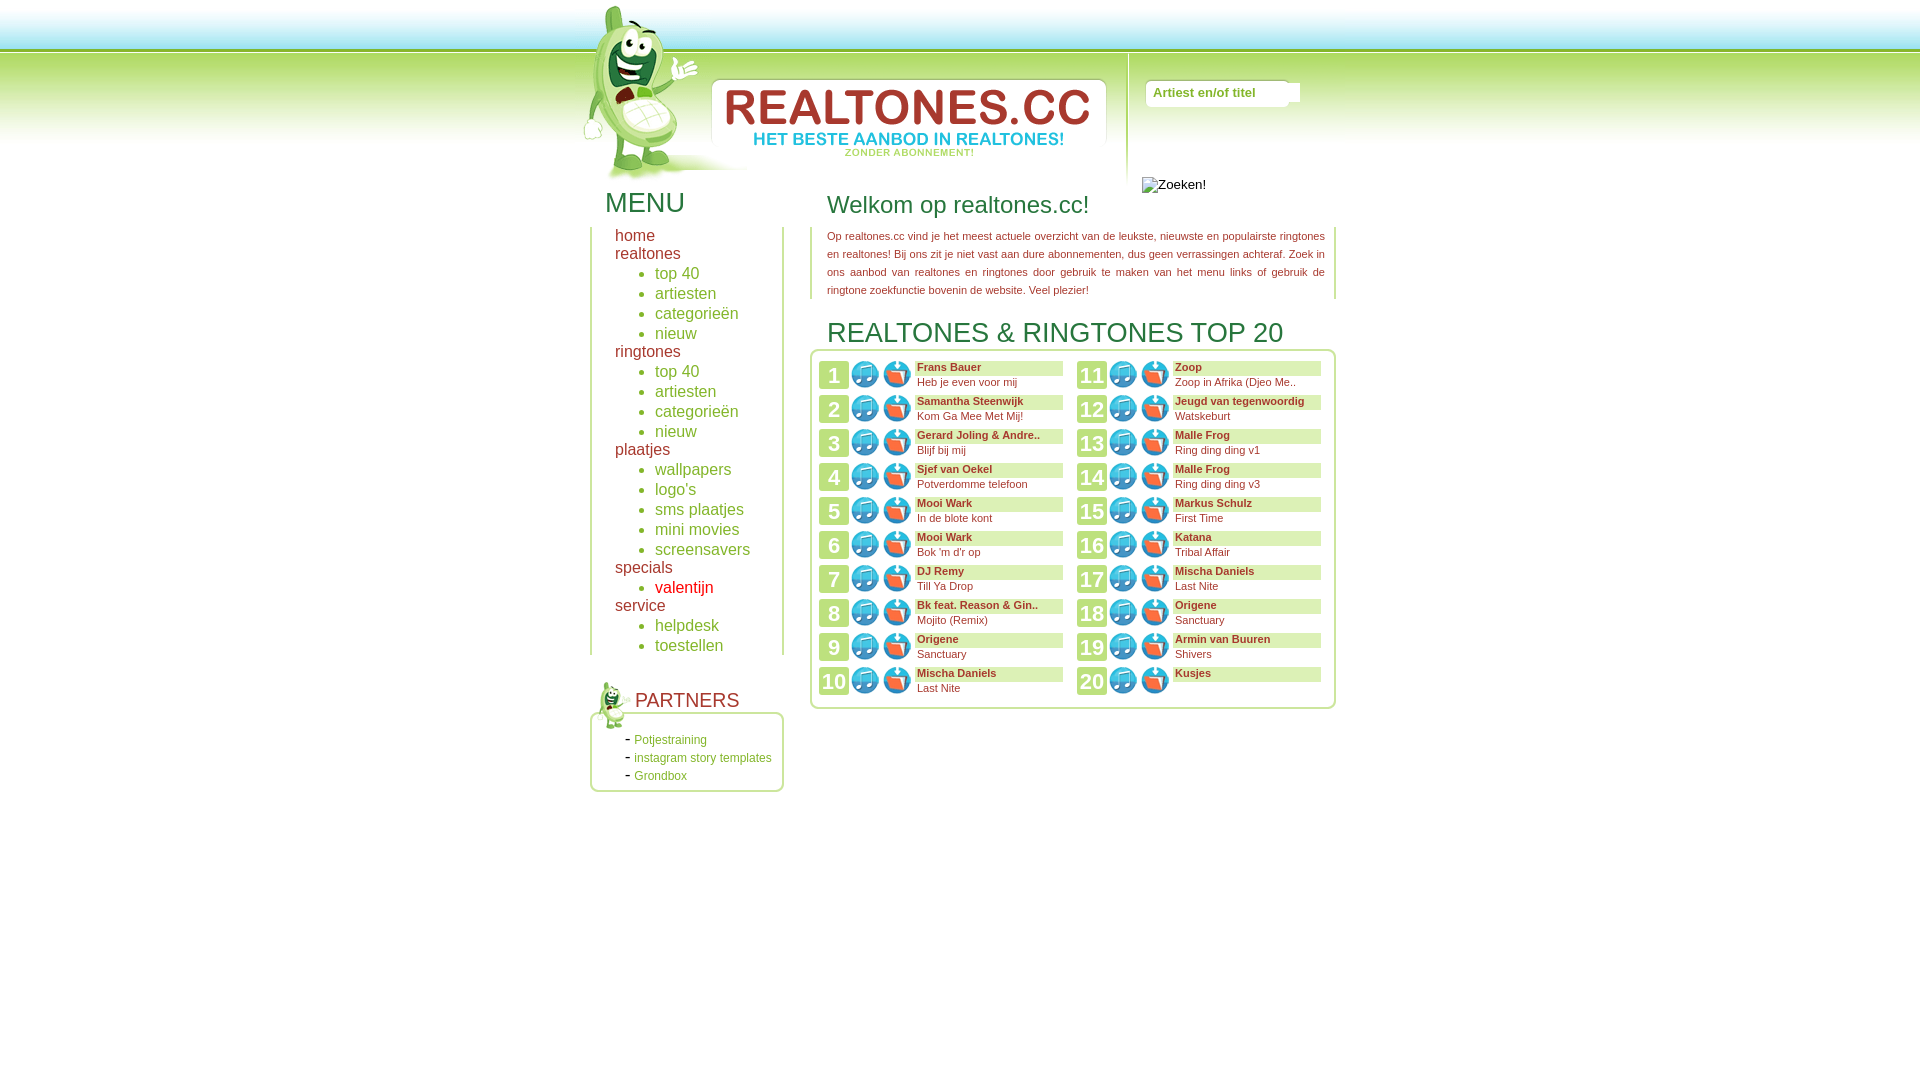 This screenshot has height=1080, width=1920. What do you see at coordinates (696, 528) in the screenshot?
I see `'mini movies'` at bounding box center [696, 528].